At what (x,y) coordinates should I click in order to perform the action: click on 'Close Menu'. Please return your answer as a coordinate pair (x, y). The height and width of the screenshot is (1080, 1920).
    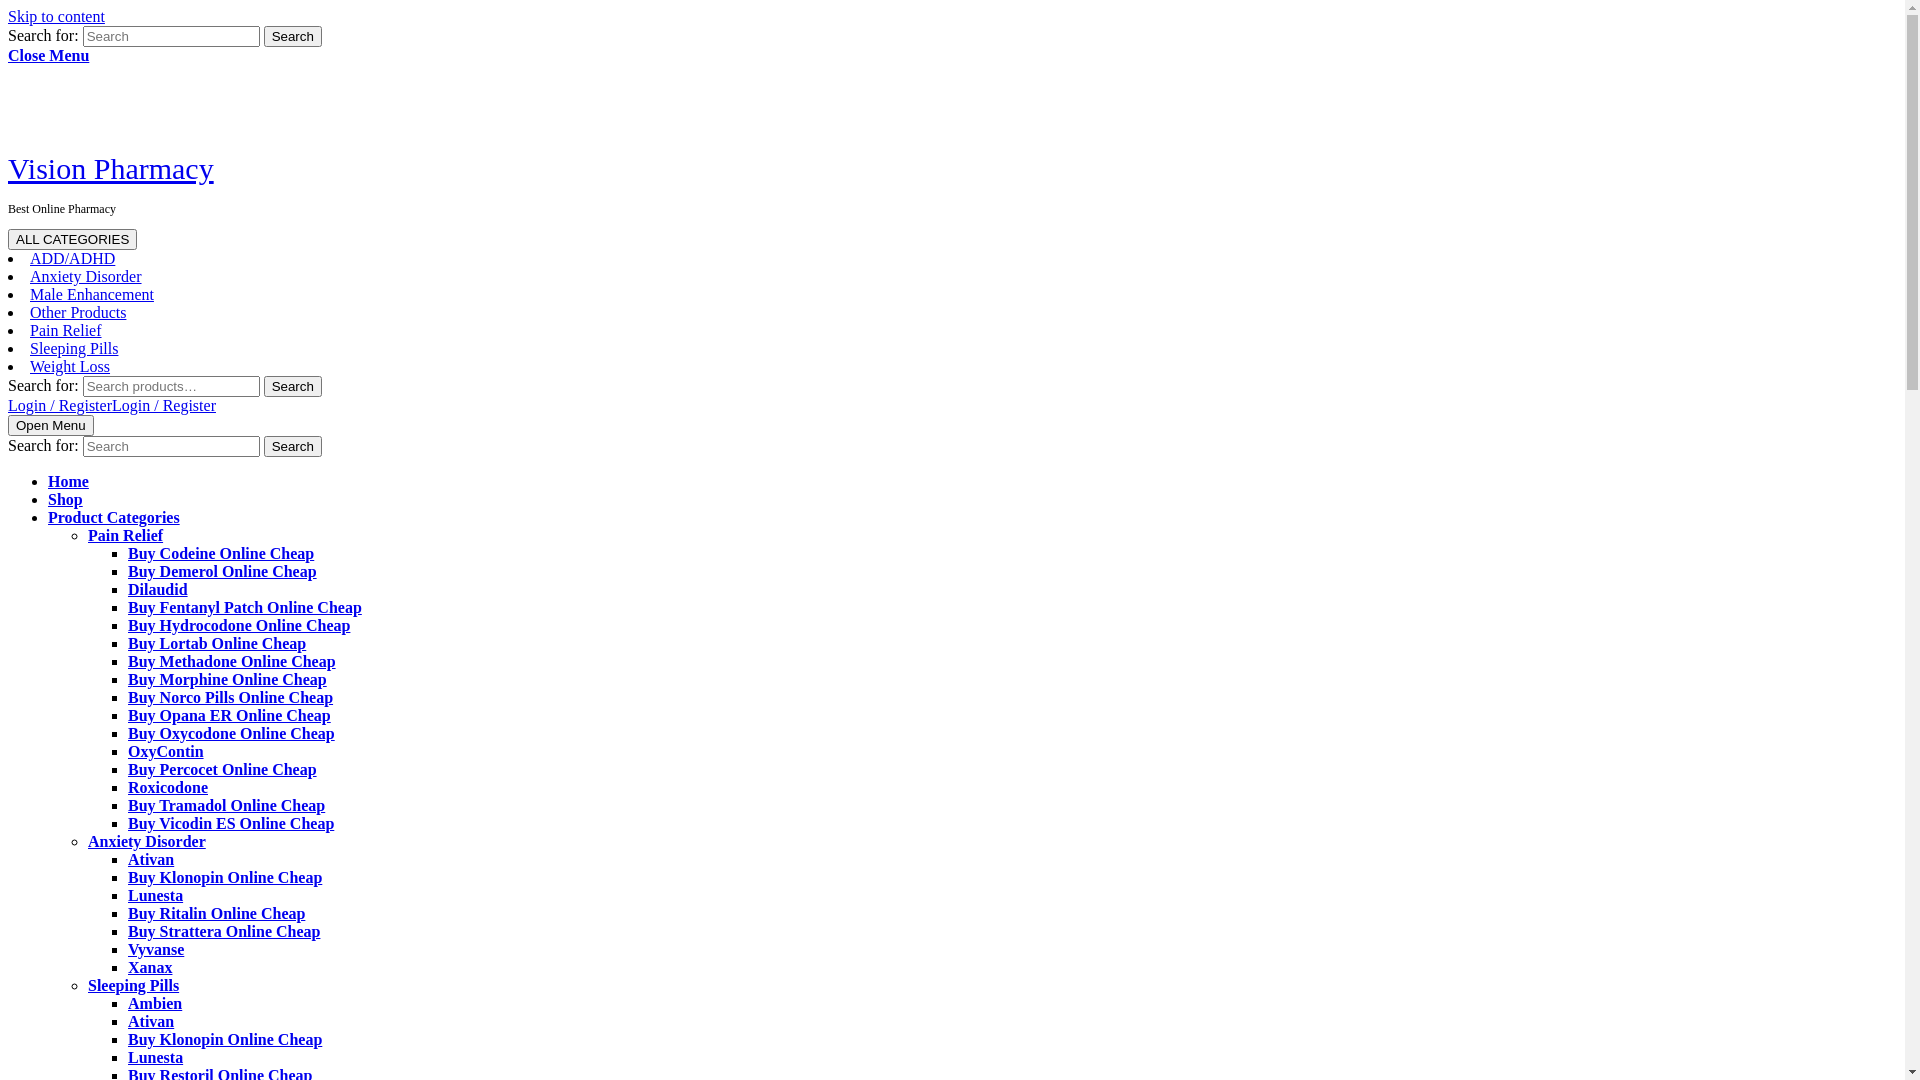
    Looking at the image, I should click on (48, 54).